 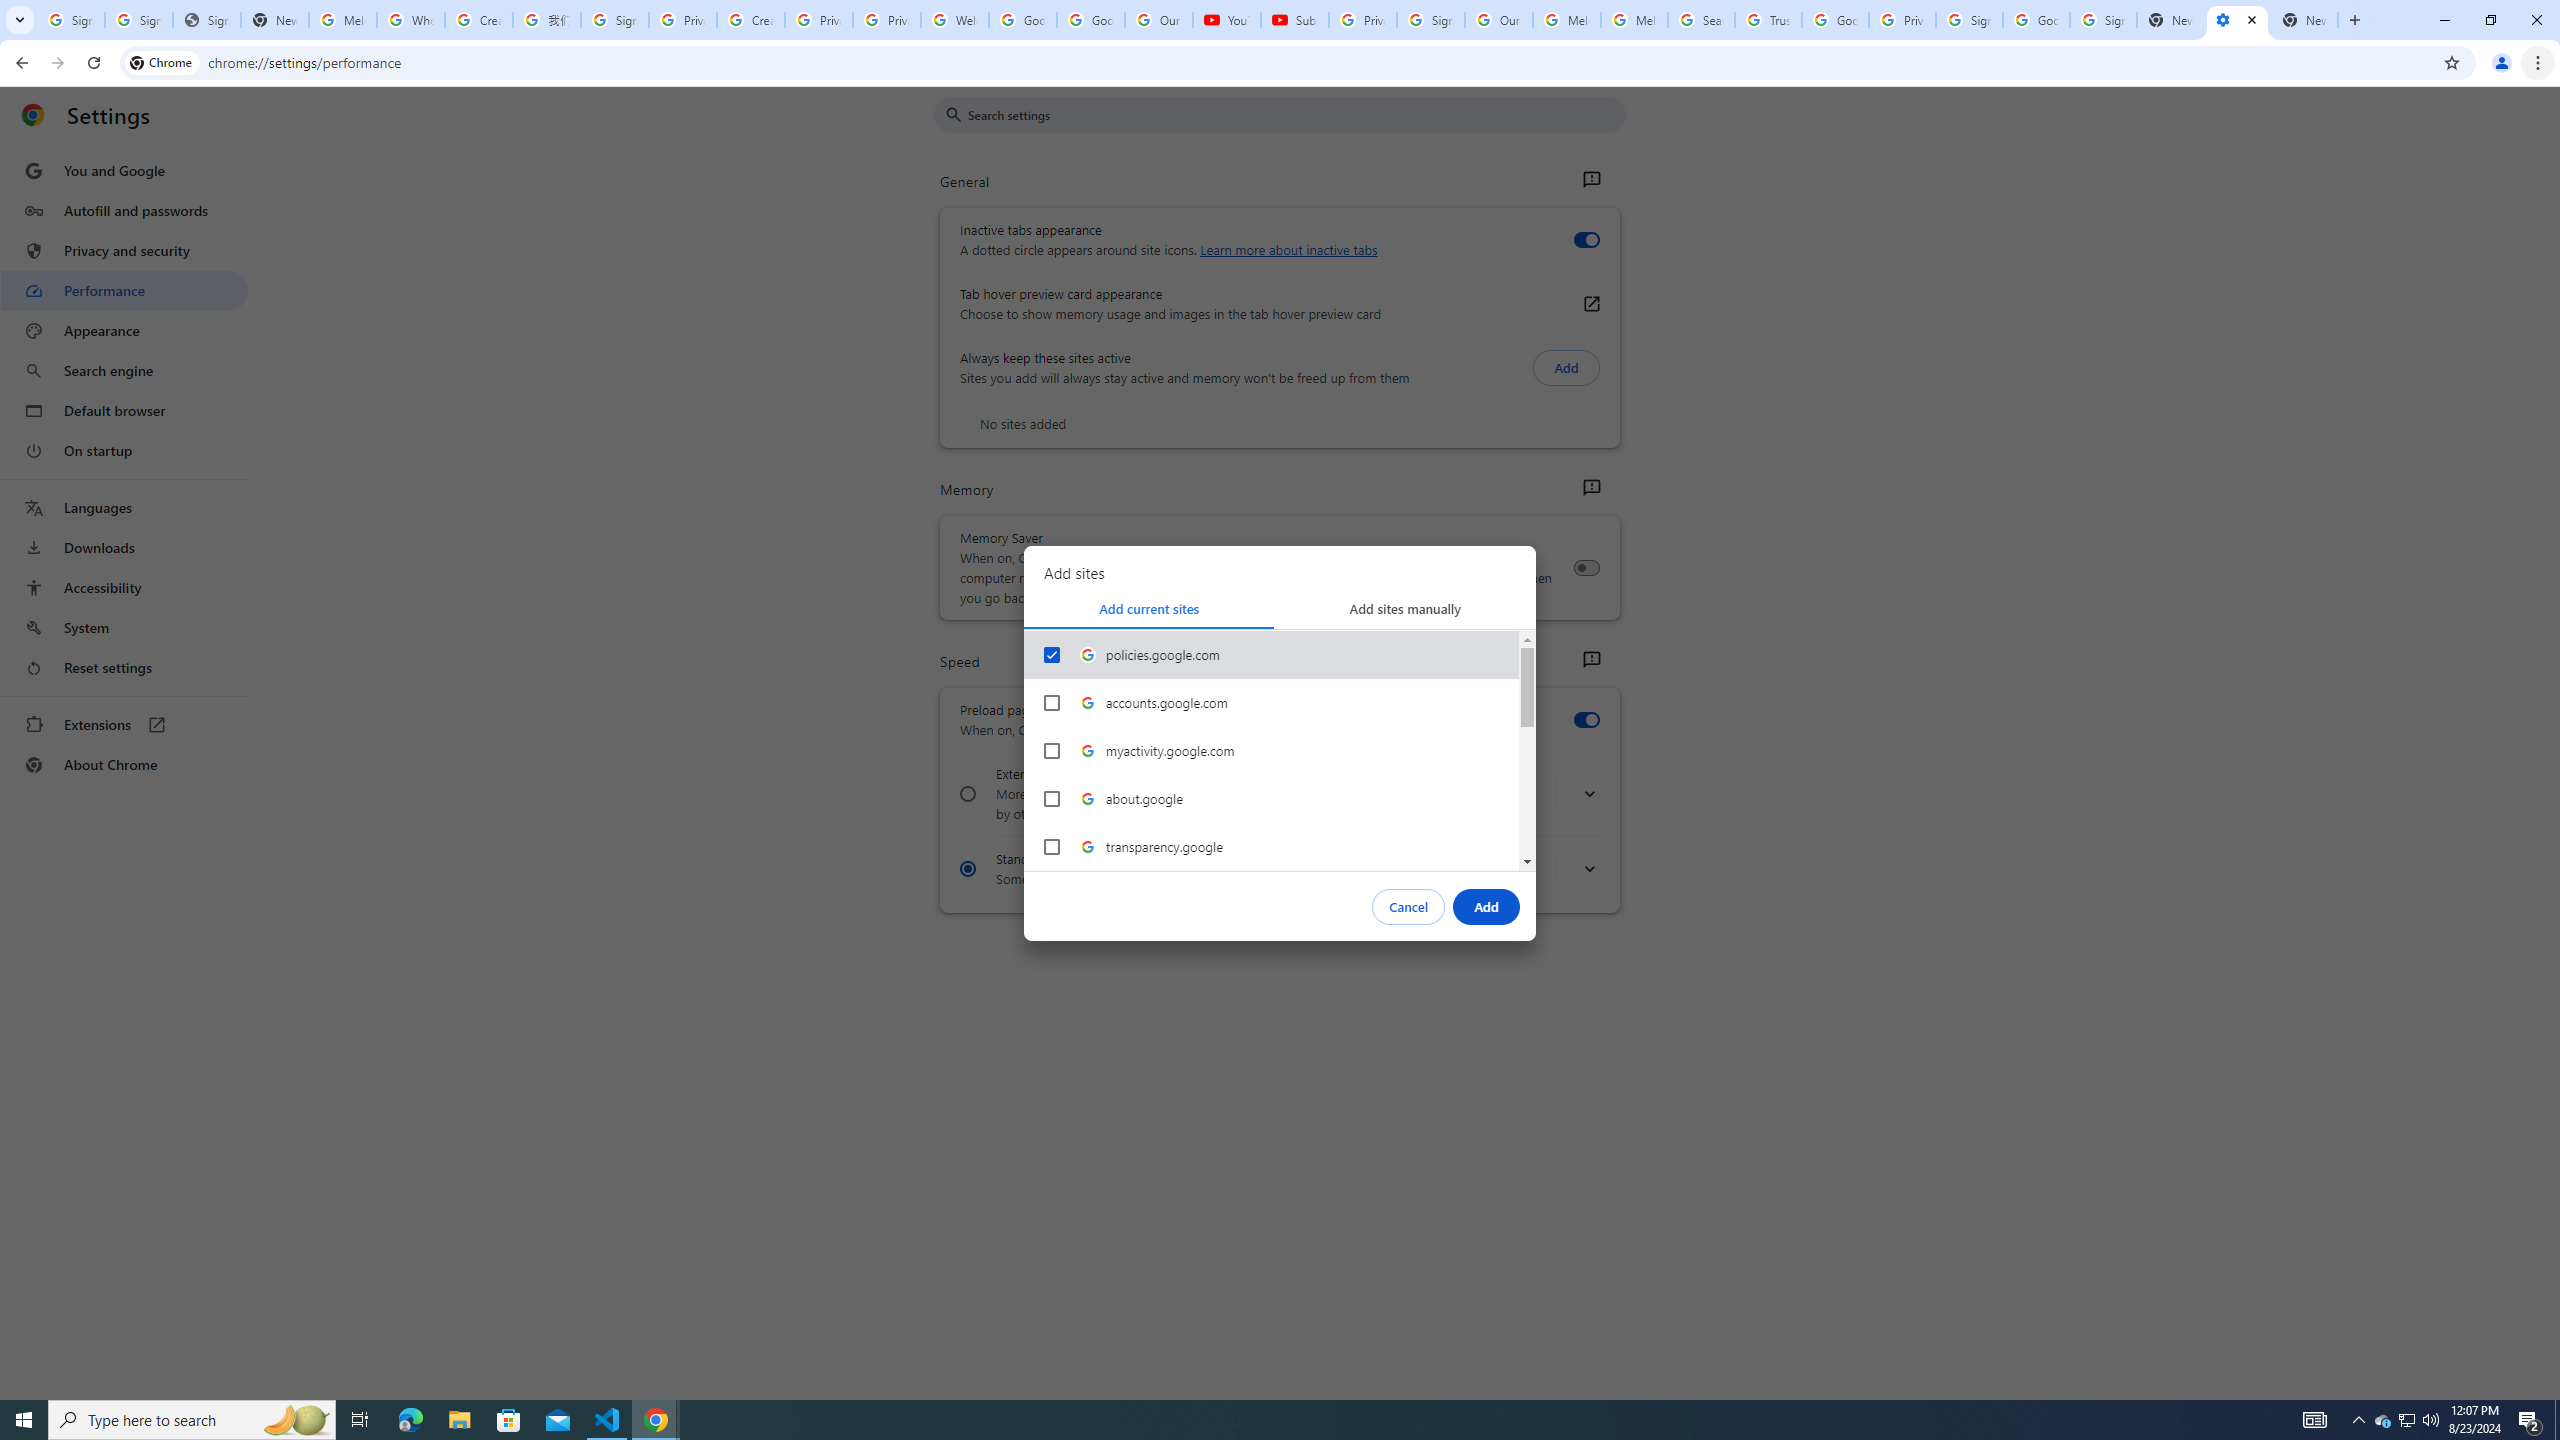 What do you see at coordinates (2304, 19) in the screenshot?
I see `'New Tab'` at bounding box center [2304, 19].